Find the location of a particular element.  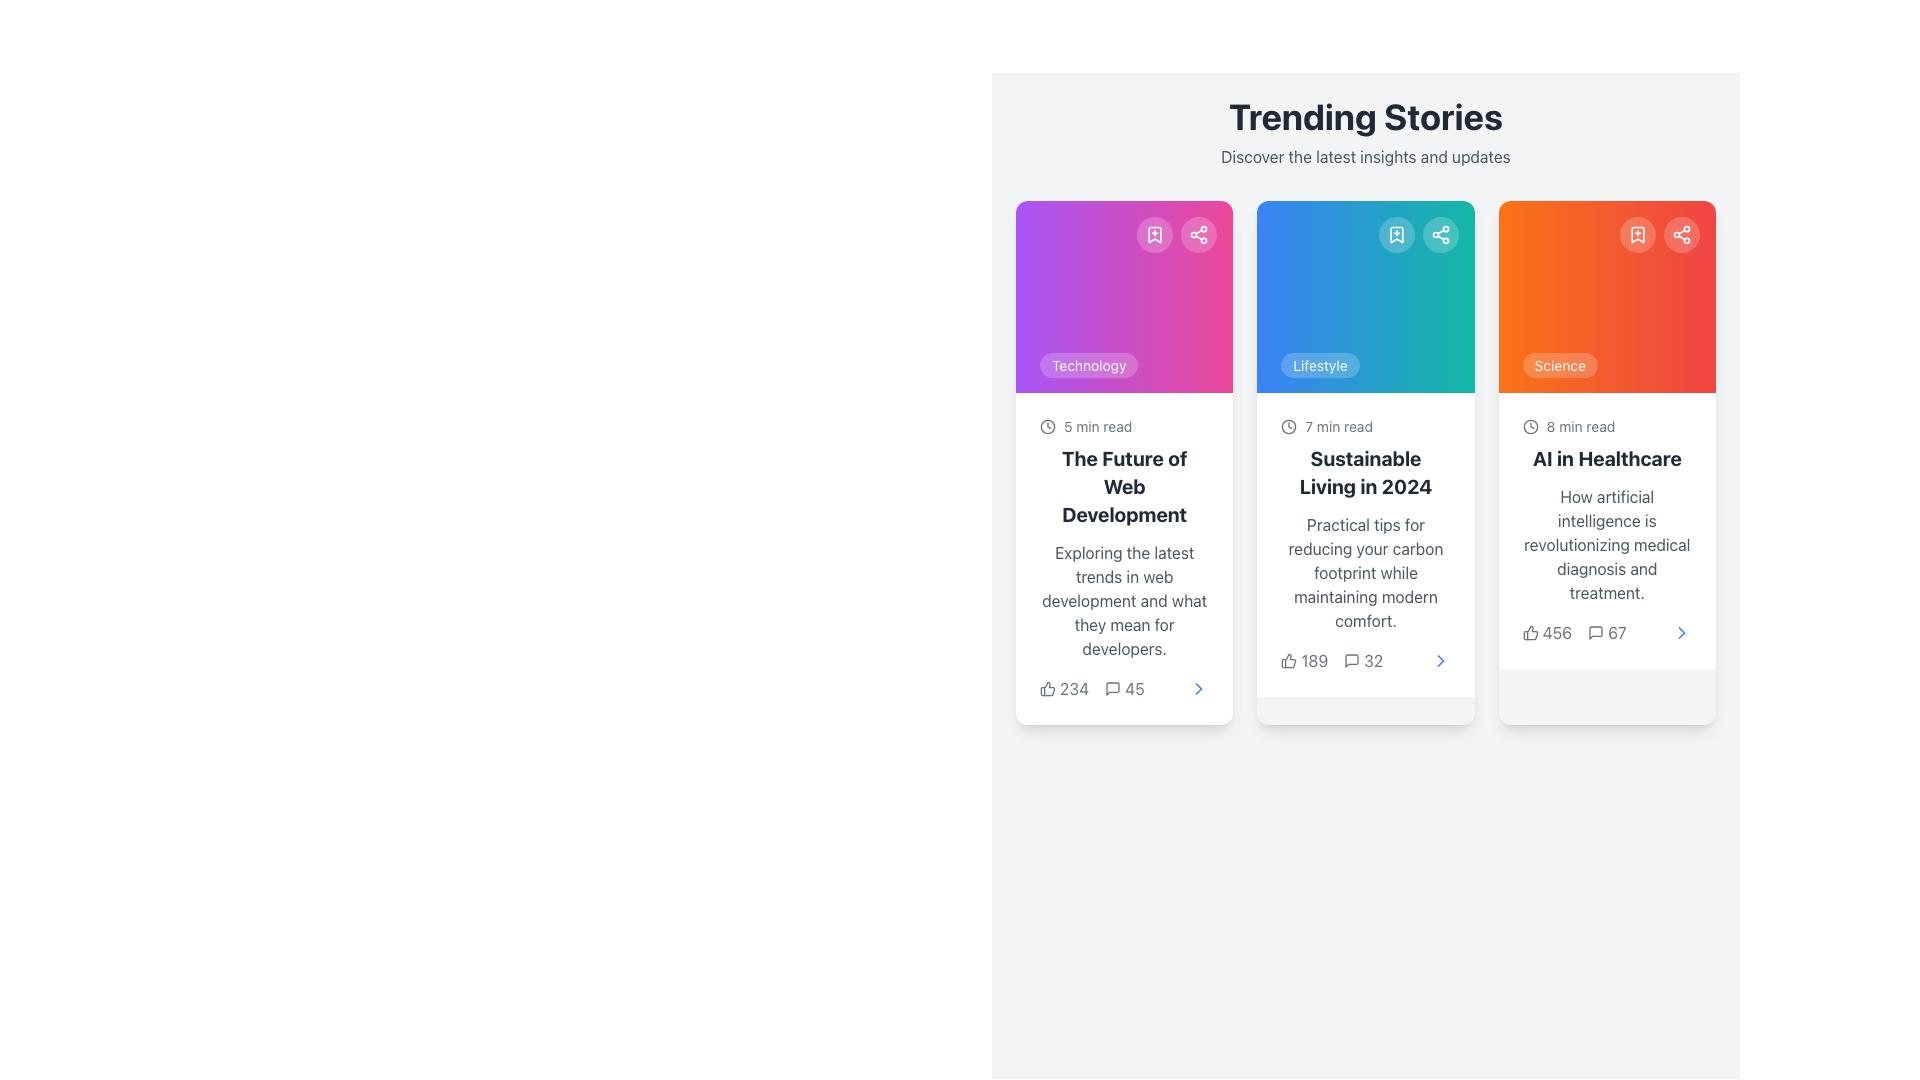

the '8 min read' text with a clock icon, which indicates the estimated reading time for the content associated with the card titled 'AI in Healthcare' in the 'Trending Stories' section is located at coordinates (1607, 426).